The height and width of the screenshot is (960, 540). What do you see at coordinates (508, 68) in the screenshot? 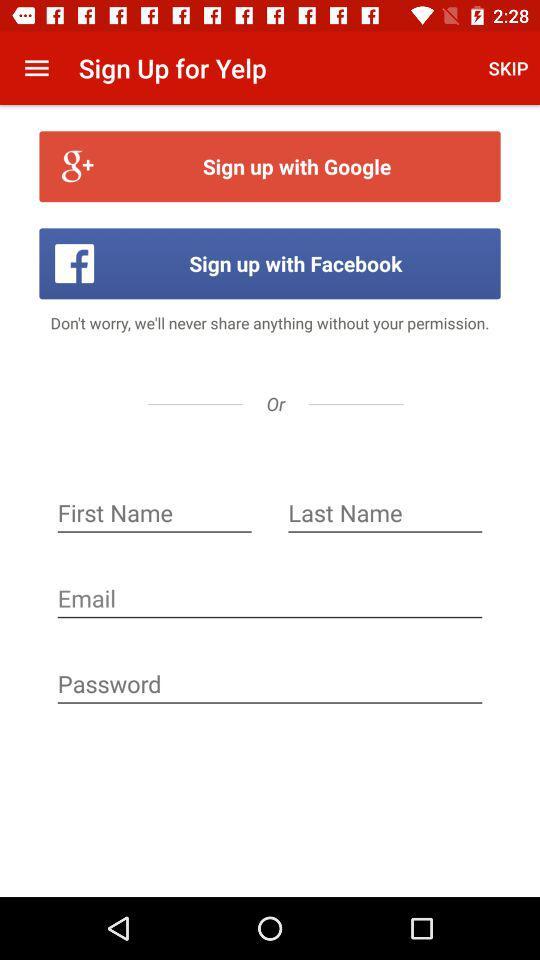
I see `app to the right of the sign up for app` at bounding box center [508, 68].